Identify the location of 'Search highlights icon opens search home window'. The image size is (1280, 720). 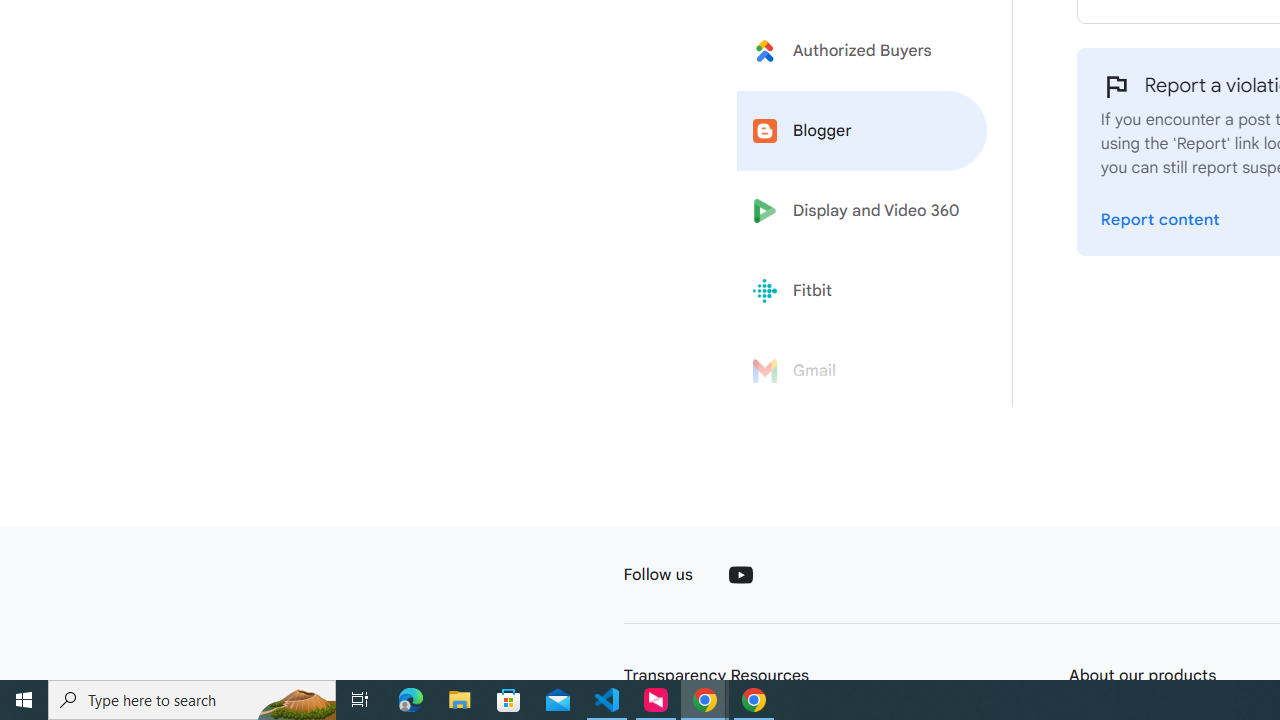
(294, 698).